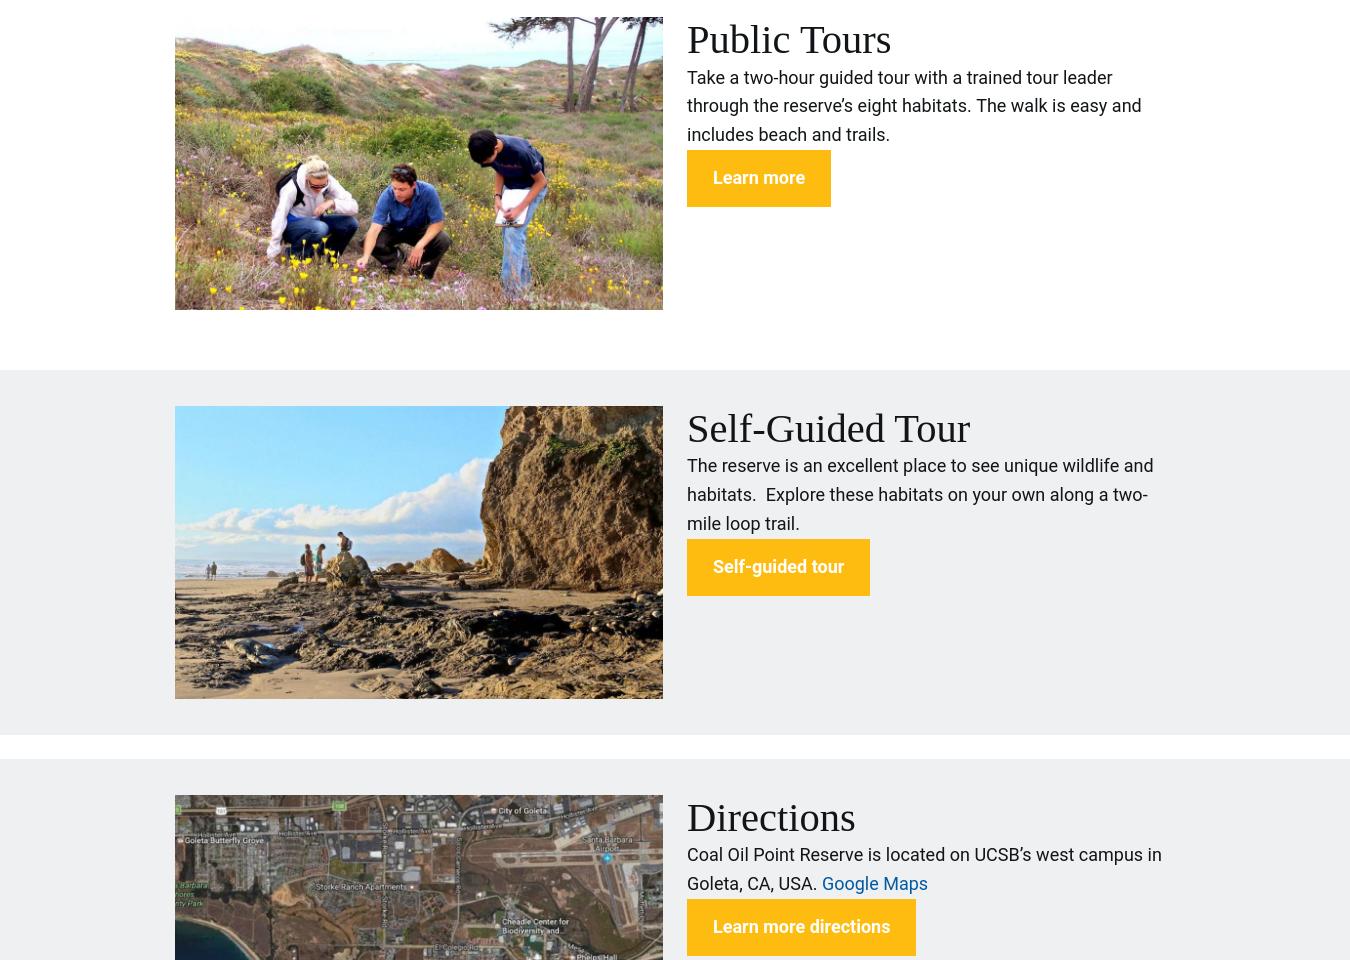  I want to click on 'Public Tours', so click(788, 37).